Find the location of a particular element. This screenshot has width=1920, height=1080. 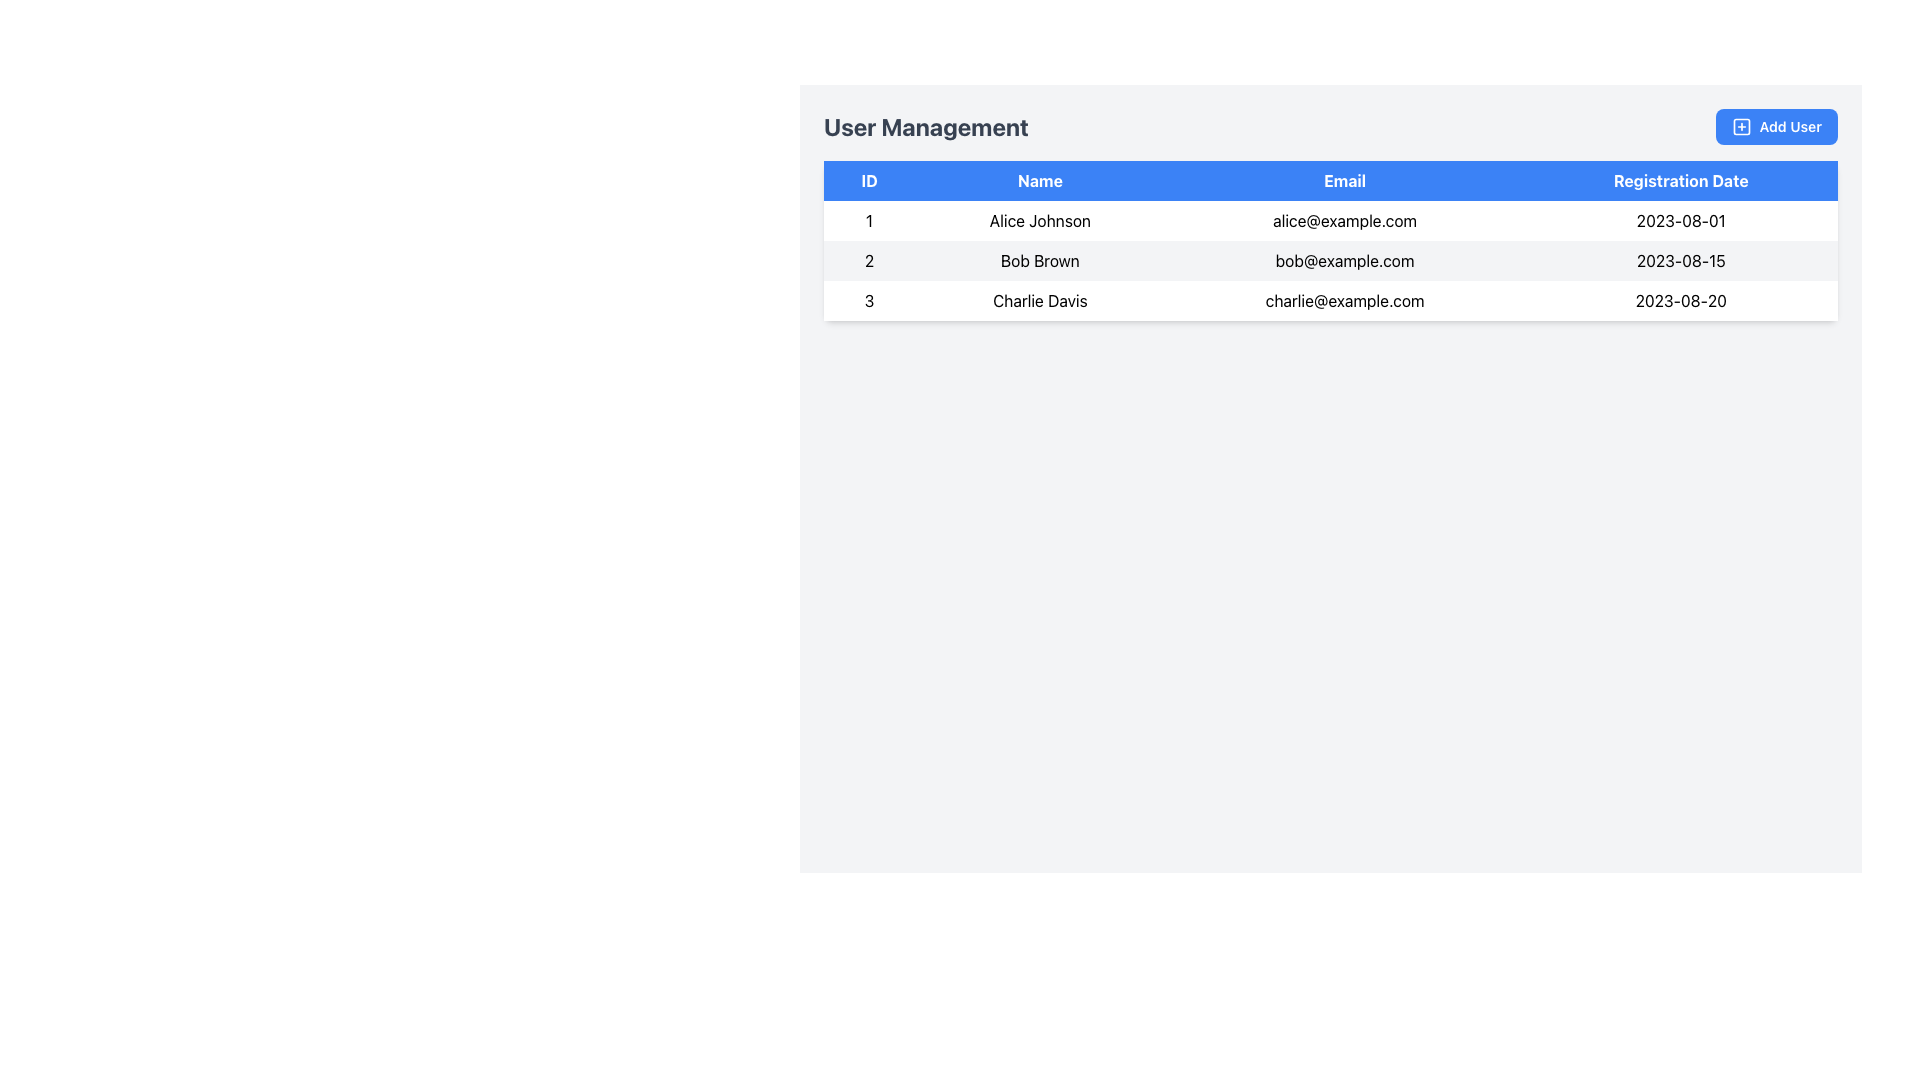

the Static Text element that identifies the second entry in the table under the 'ID' column is located at coordinates (869, 260).